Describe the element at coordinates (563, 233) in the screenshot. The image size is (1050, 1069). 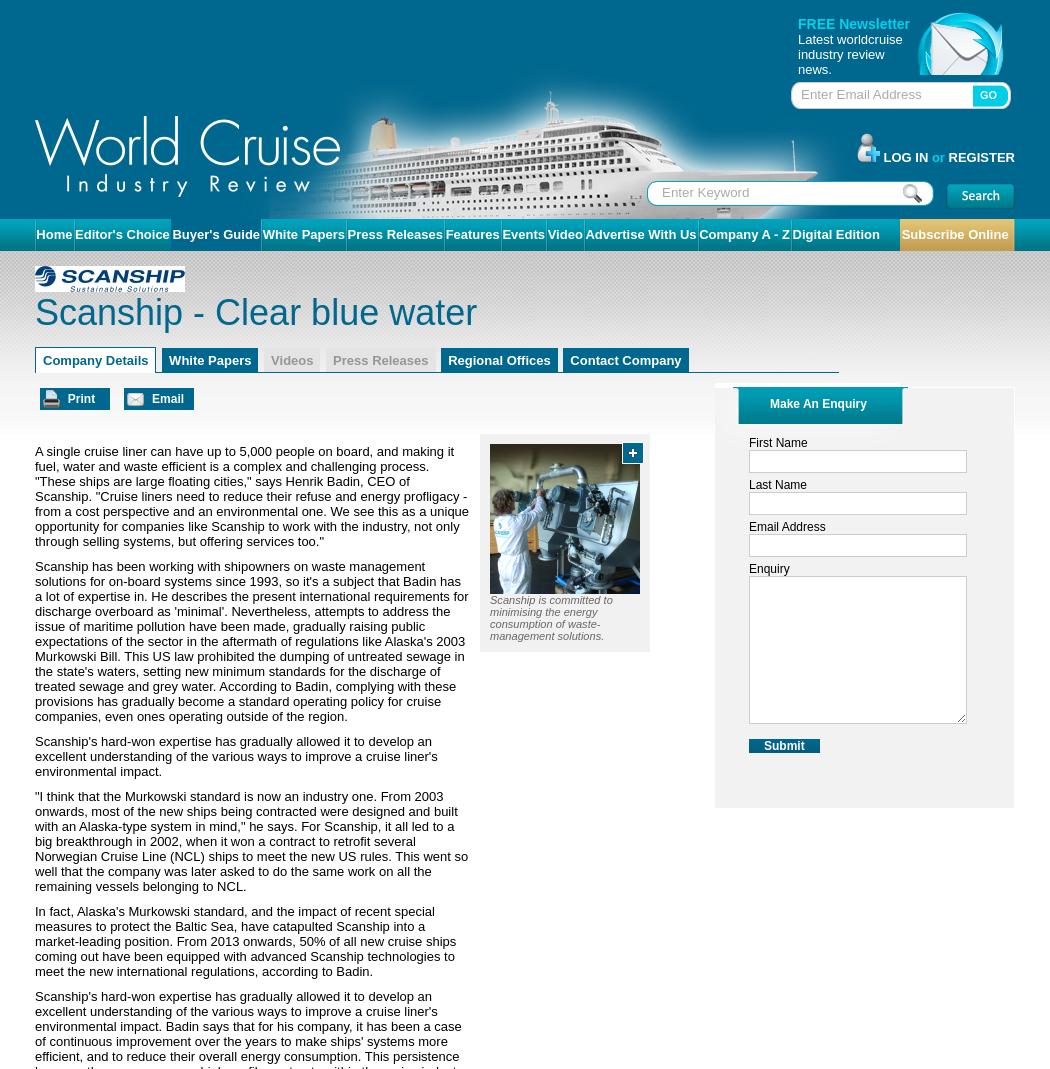
I see `'Video'` at that location.